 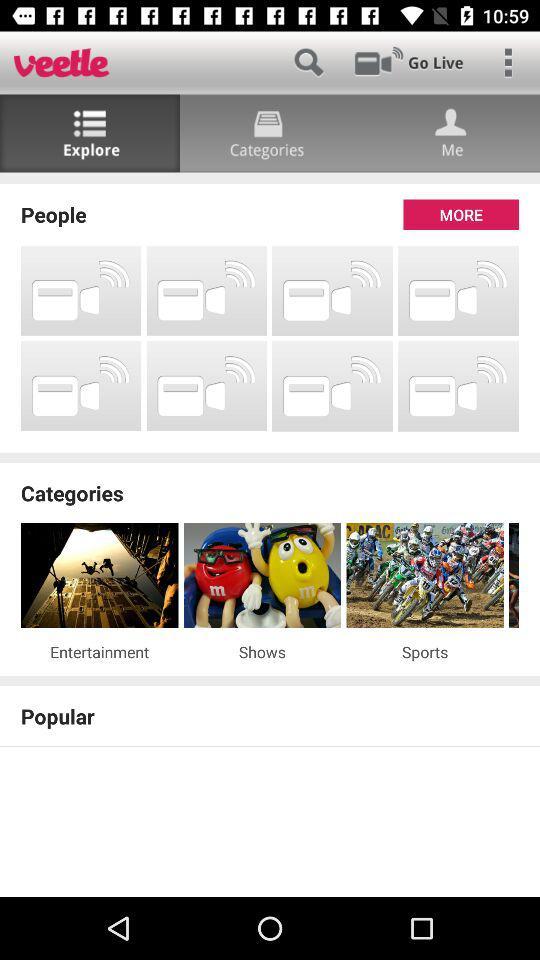 I want to click on see more options, so click(x=508, y=62).